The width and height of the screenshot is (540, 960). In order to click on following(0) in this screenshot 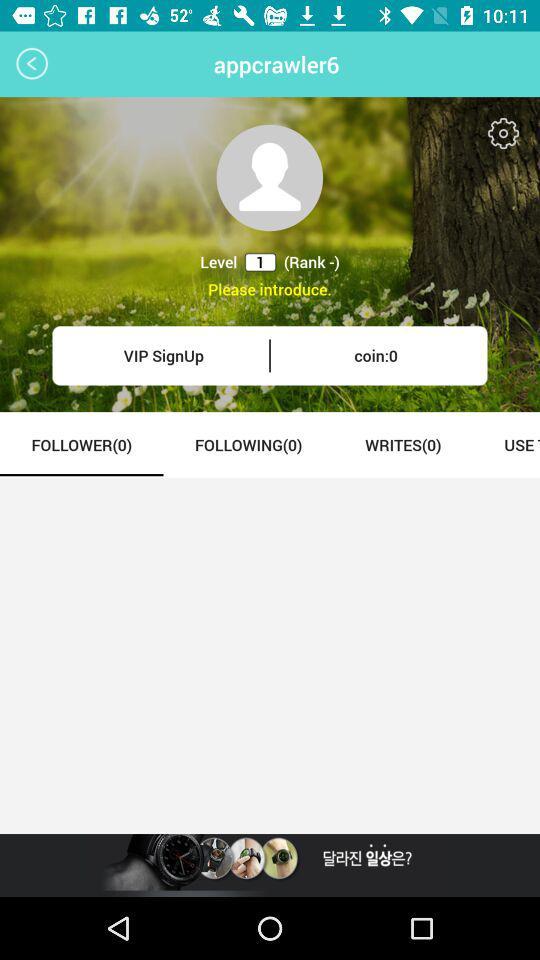, I will do `click(248, 444)`.